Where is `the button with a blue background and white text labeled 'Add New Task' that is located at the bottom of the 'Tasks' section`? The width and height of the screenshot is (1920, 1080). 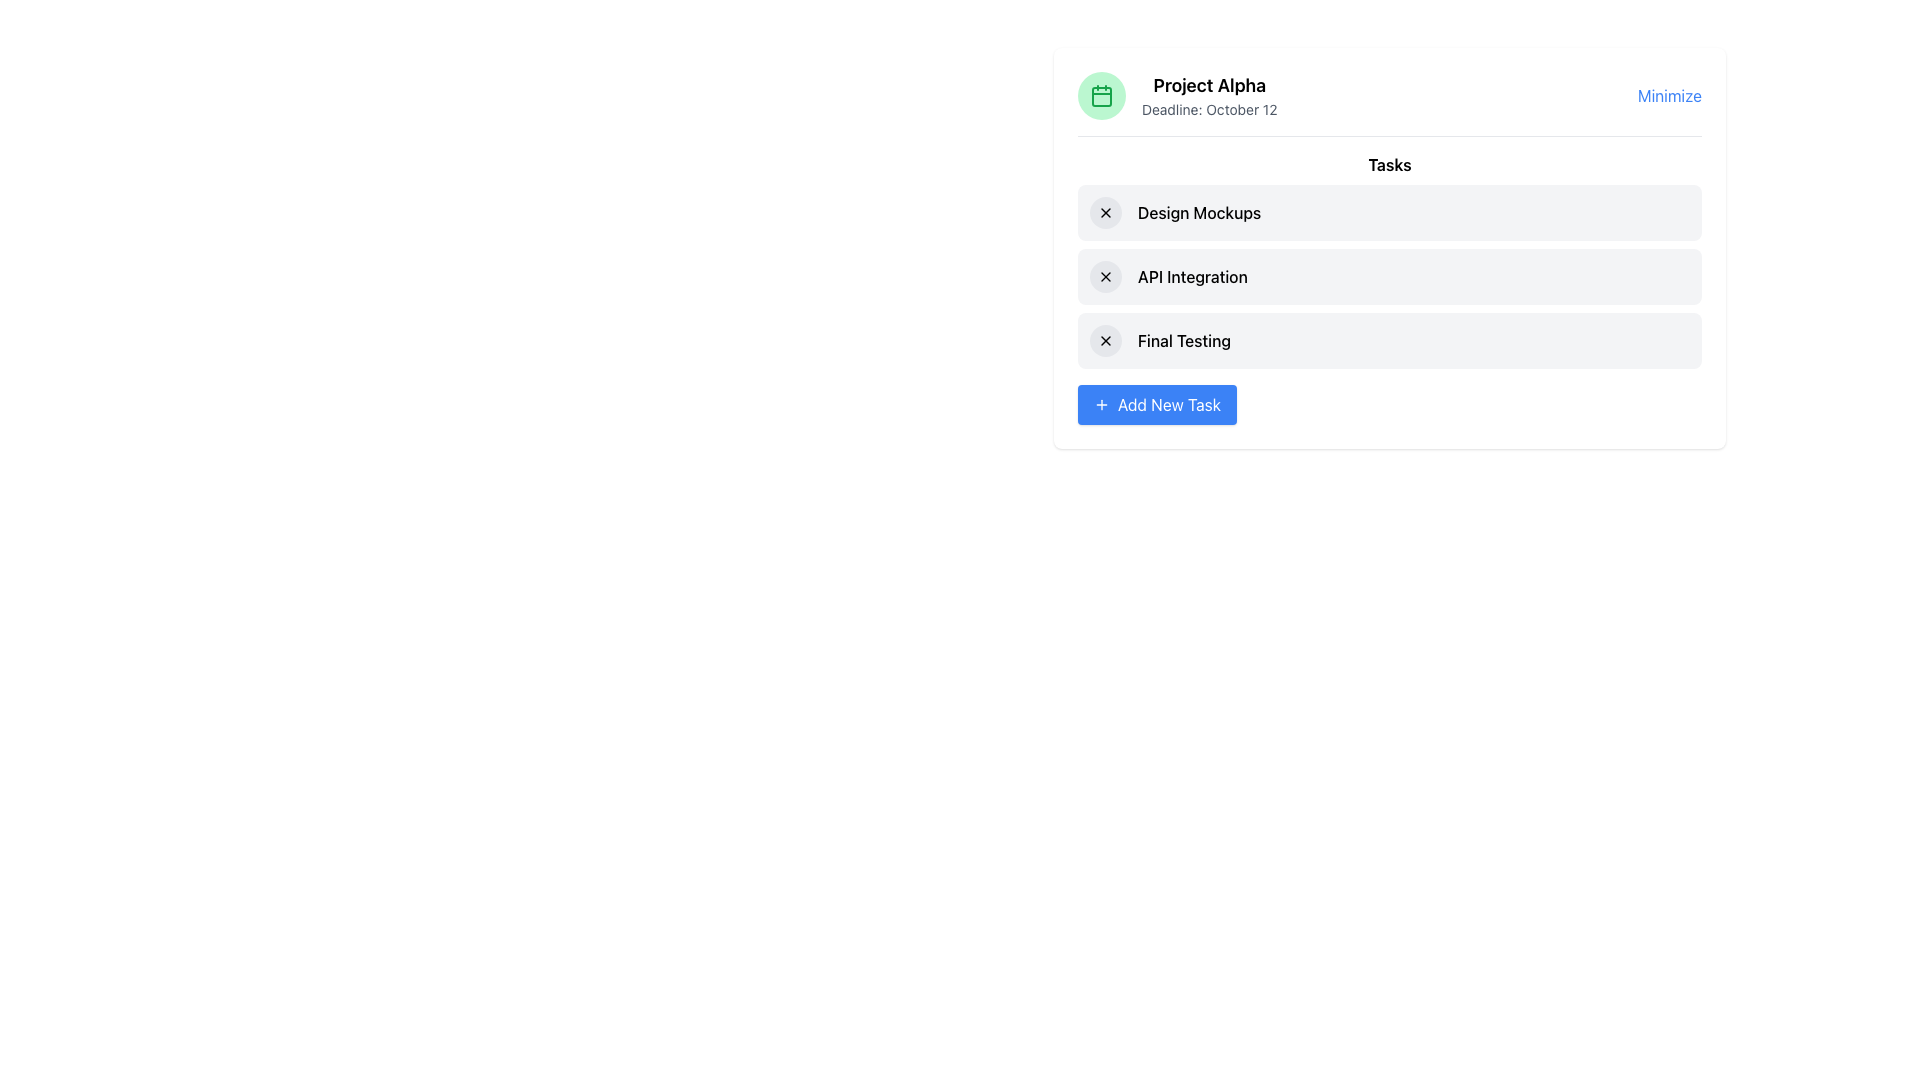 the button with a blue background and white text labeled 'Add New Task' that is located at the bottom of the 'Tasks' section is located at coordinates (1157, 405).